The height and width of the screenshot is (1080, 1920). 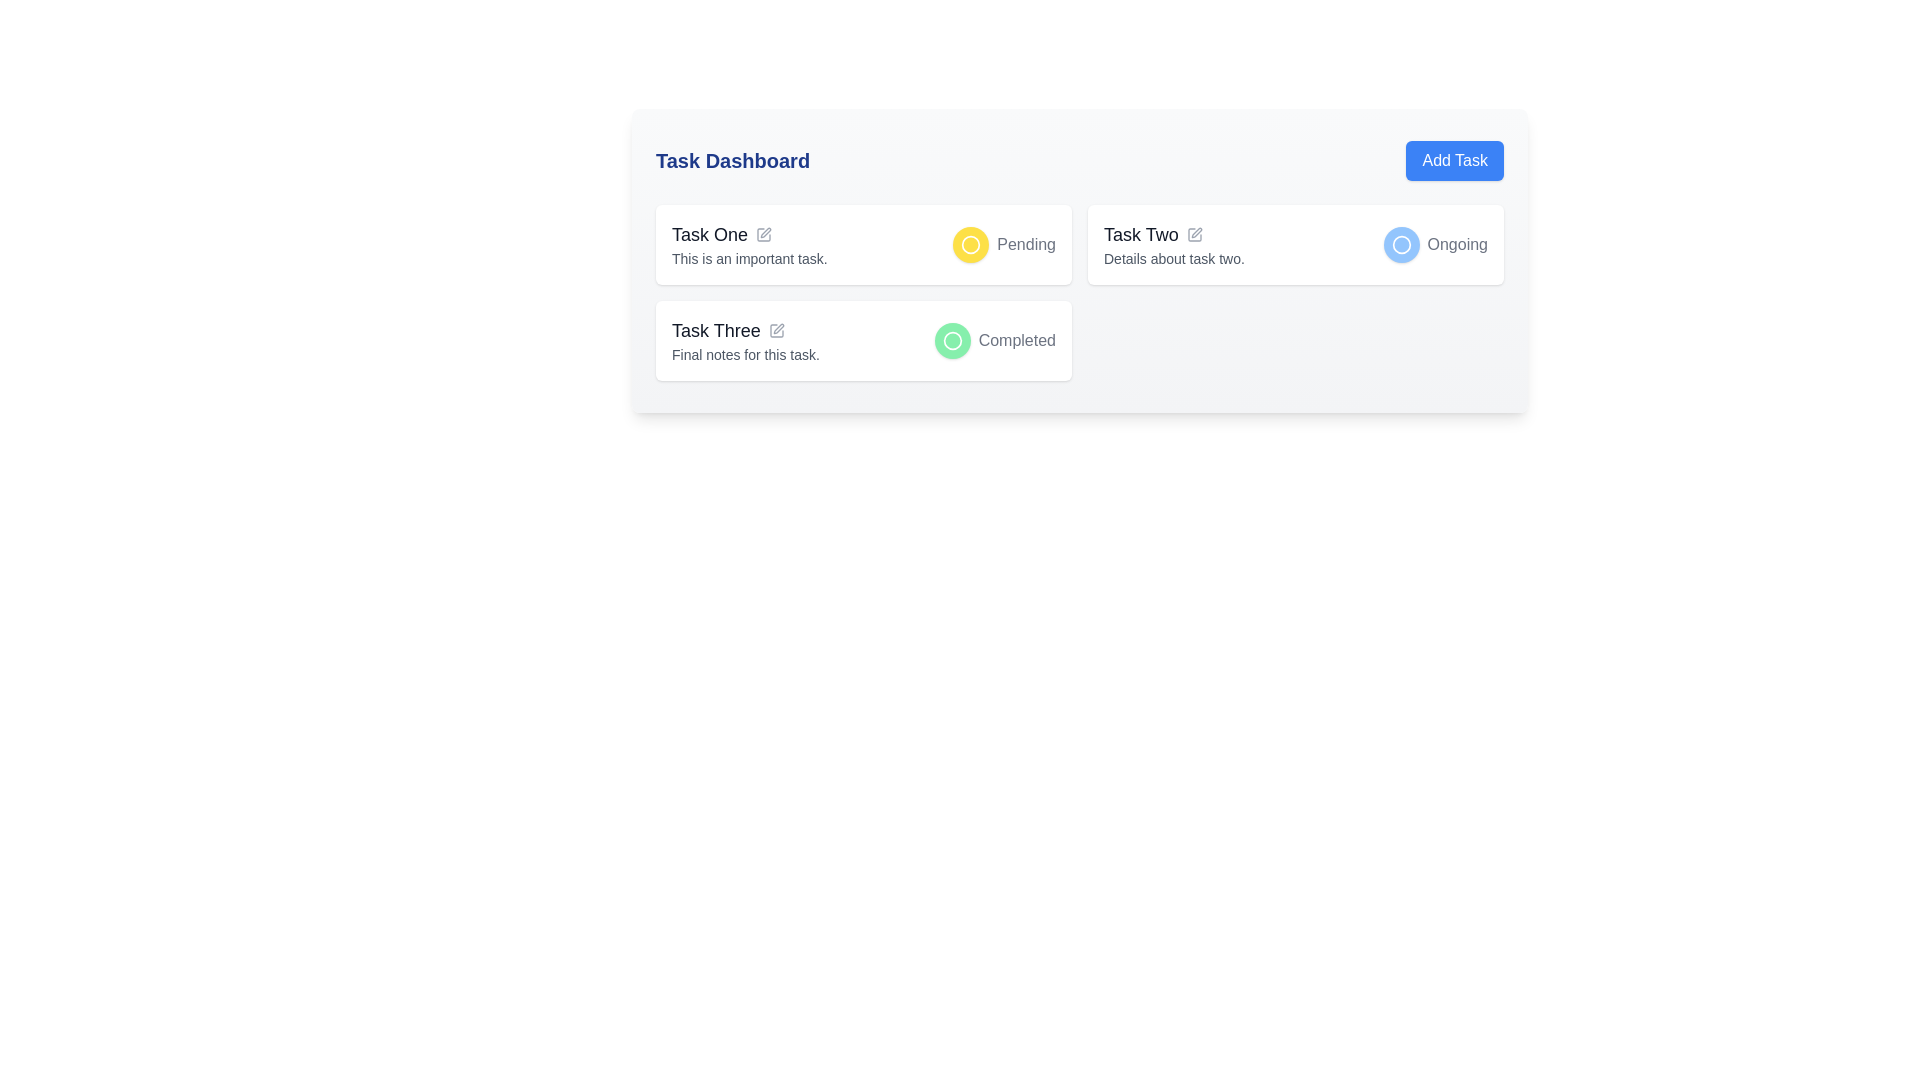 What do you see at coordinates (732, 160) in the screenshot?
I see `the text component displaying the title 'Task Dashboard' which is in large, bold, blue font, positioned in the top-left corner of its section` at bounding box center [732, 160].